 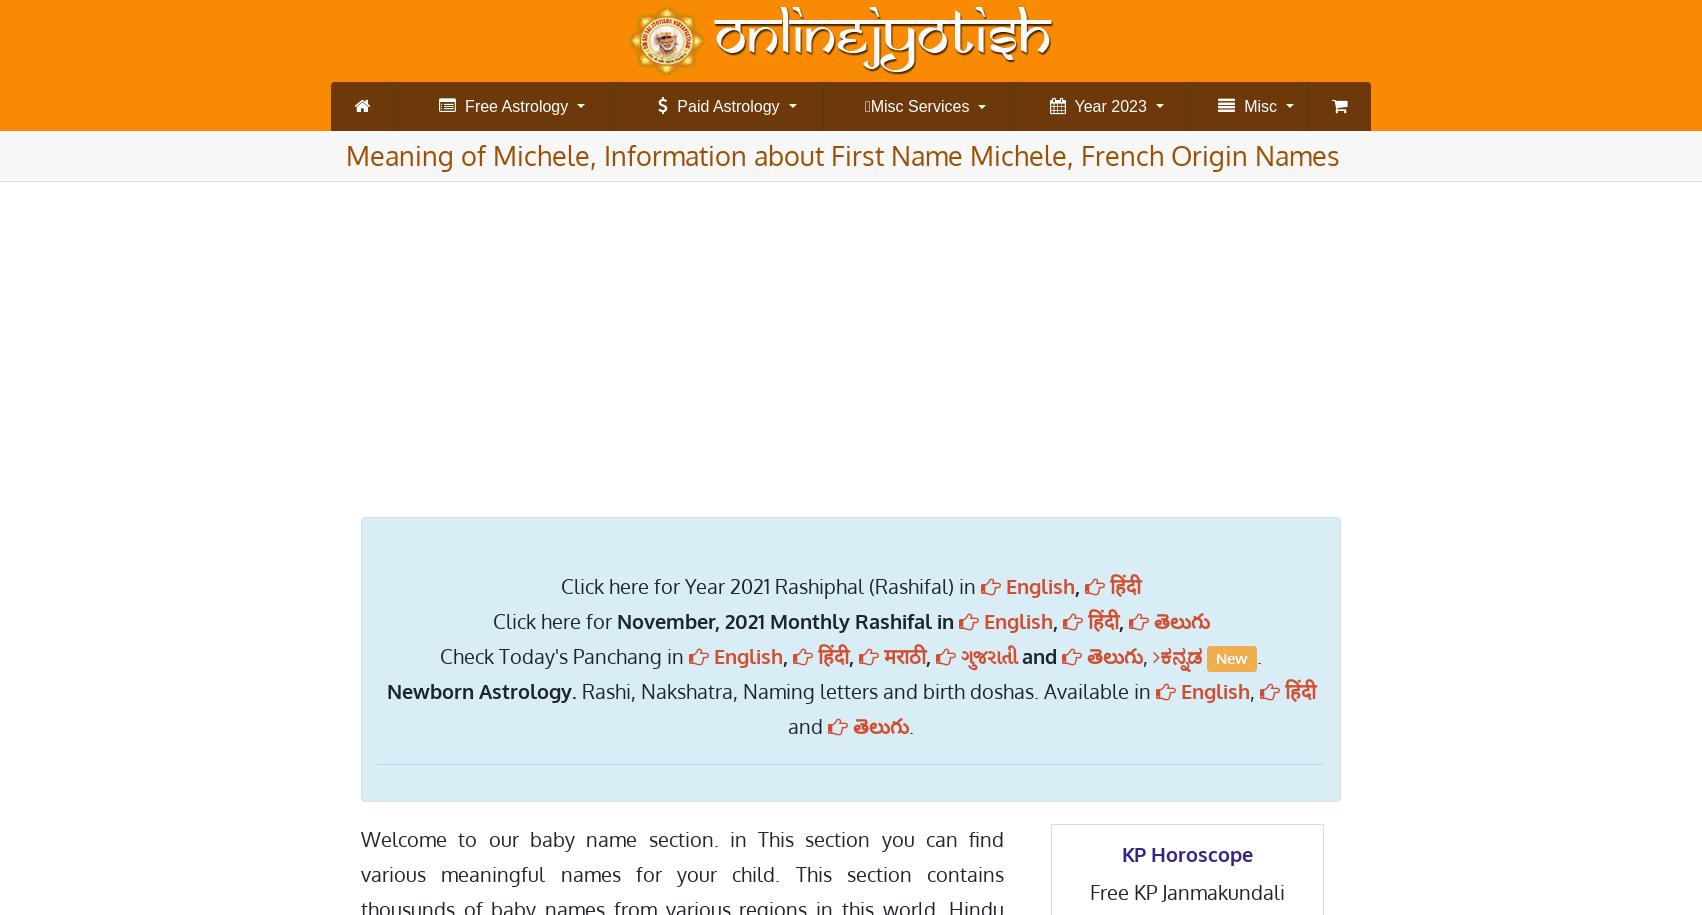 What do you see at coordinates (441, 238) in the screenshot?
I see `'Rashiphal (Rashifal)'` at bounding box center [441, 238].